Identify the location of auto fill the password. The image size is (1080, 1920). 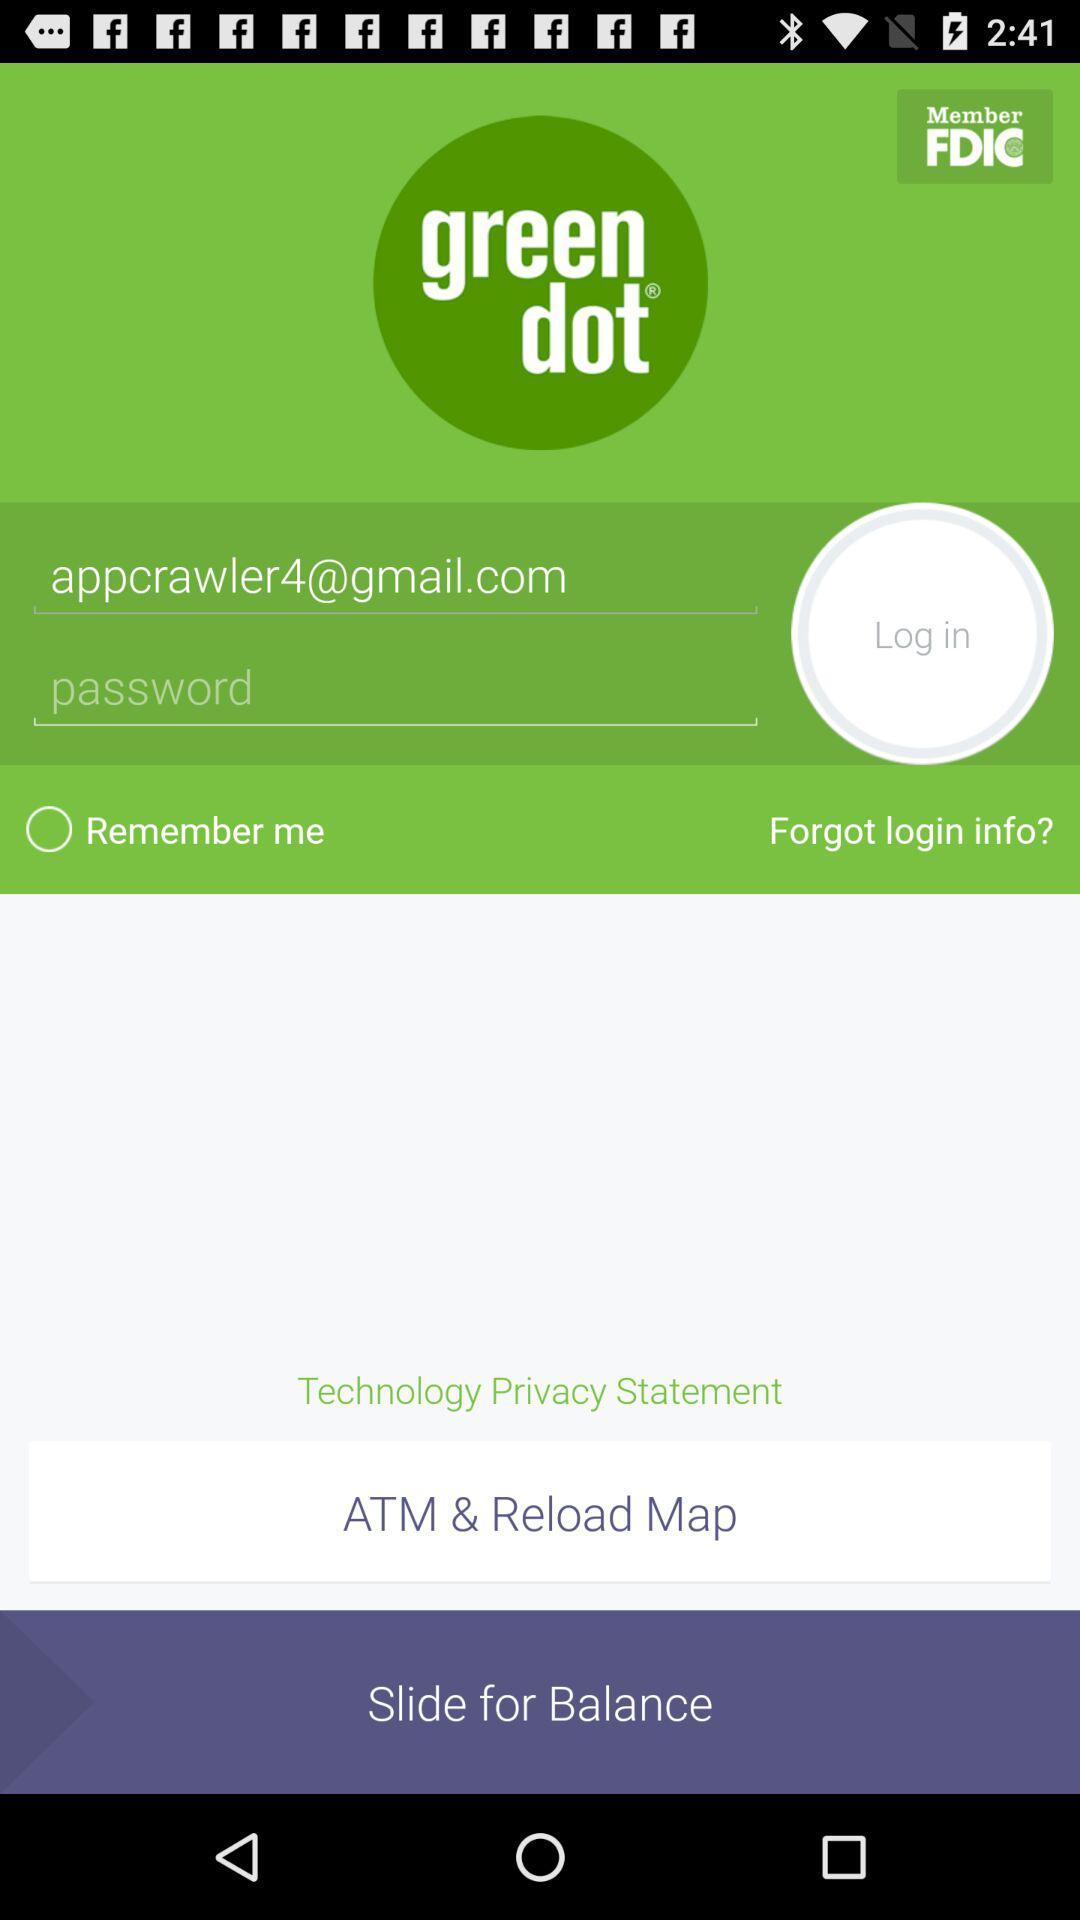
(395, 686).